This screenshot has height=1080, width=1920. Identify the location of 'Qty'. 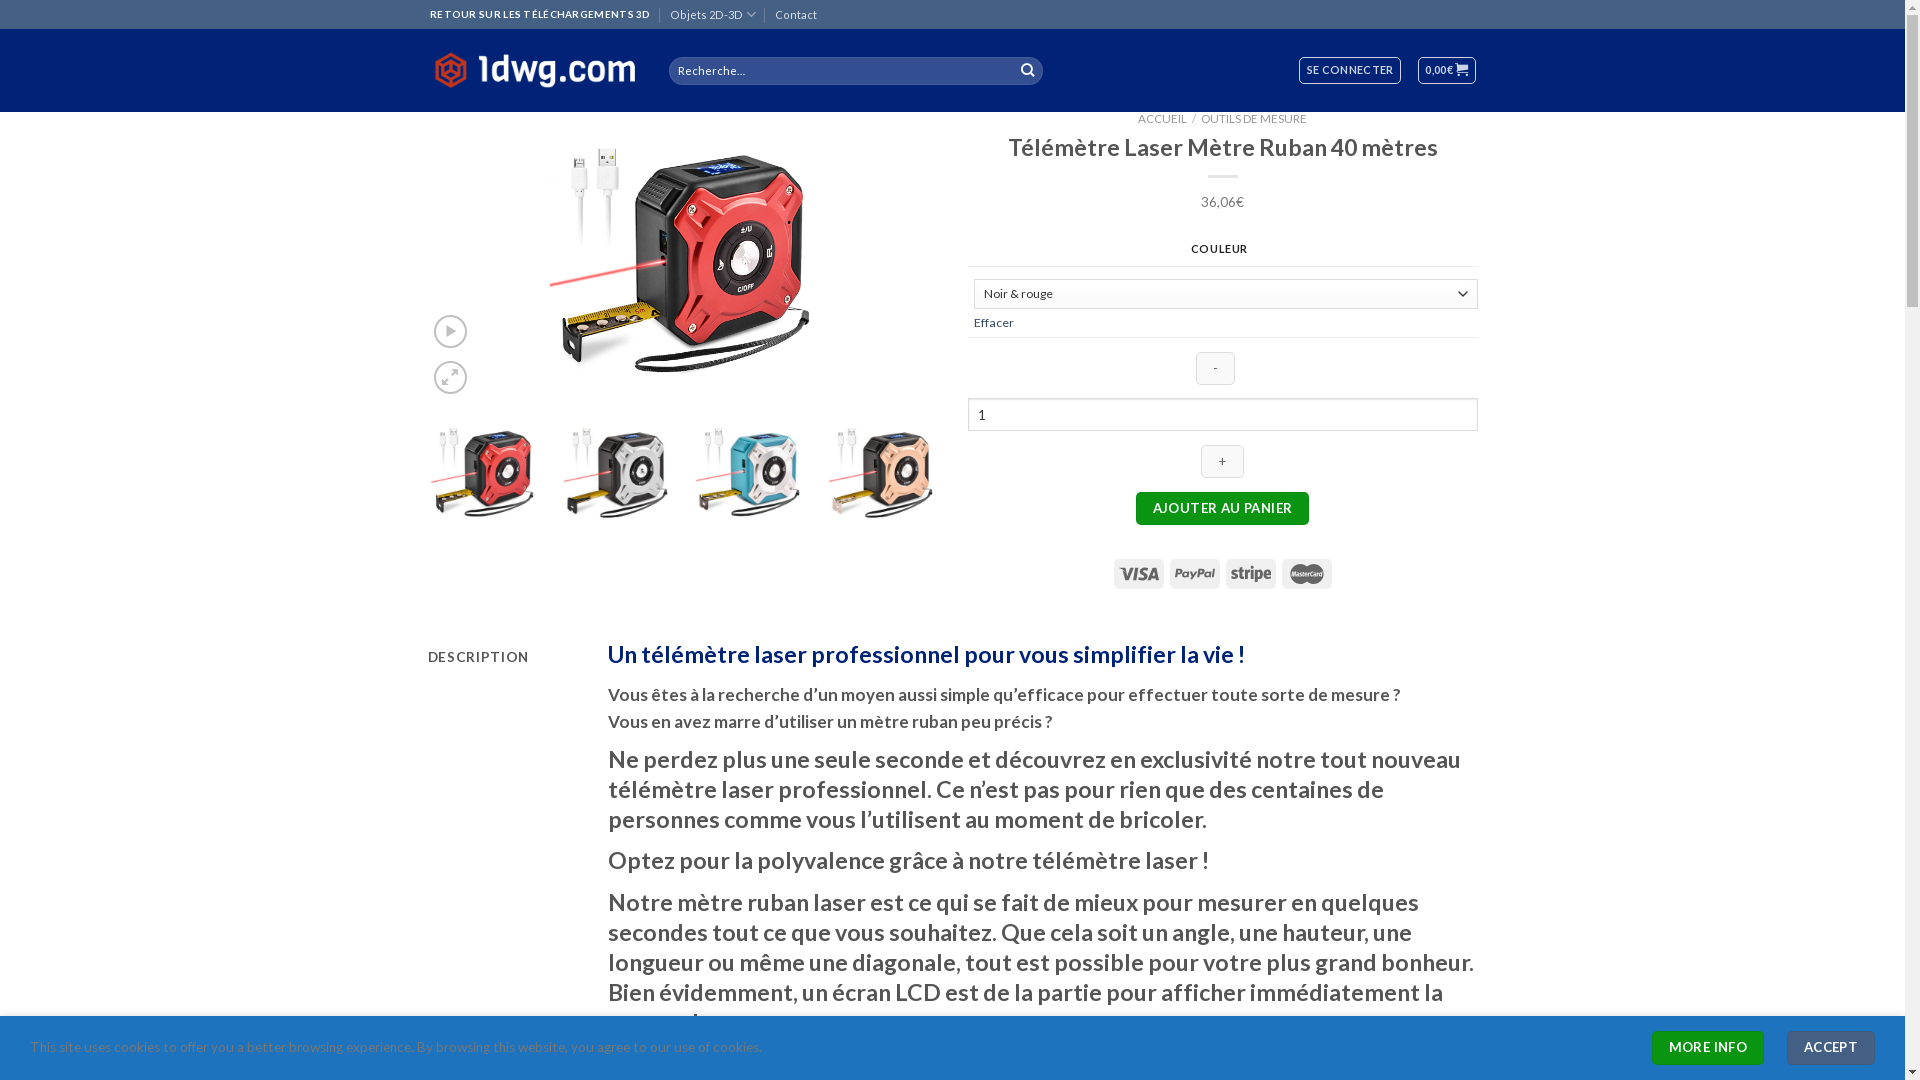
(1222, 413).